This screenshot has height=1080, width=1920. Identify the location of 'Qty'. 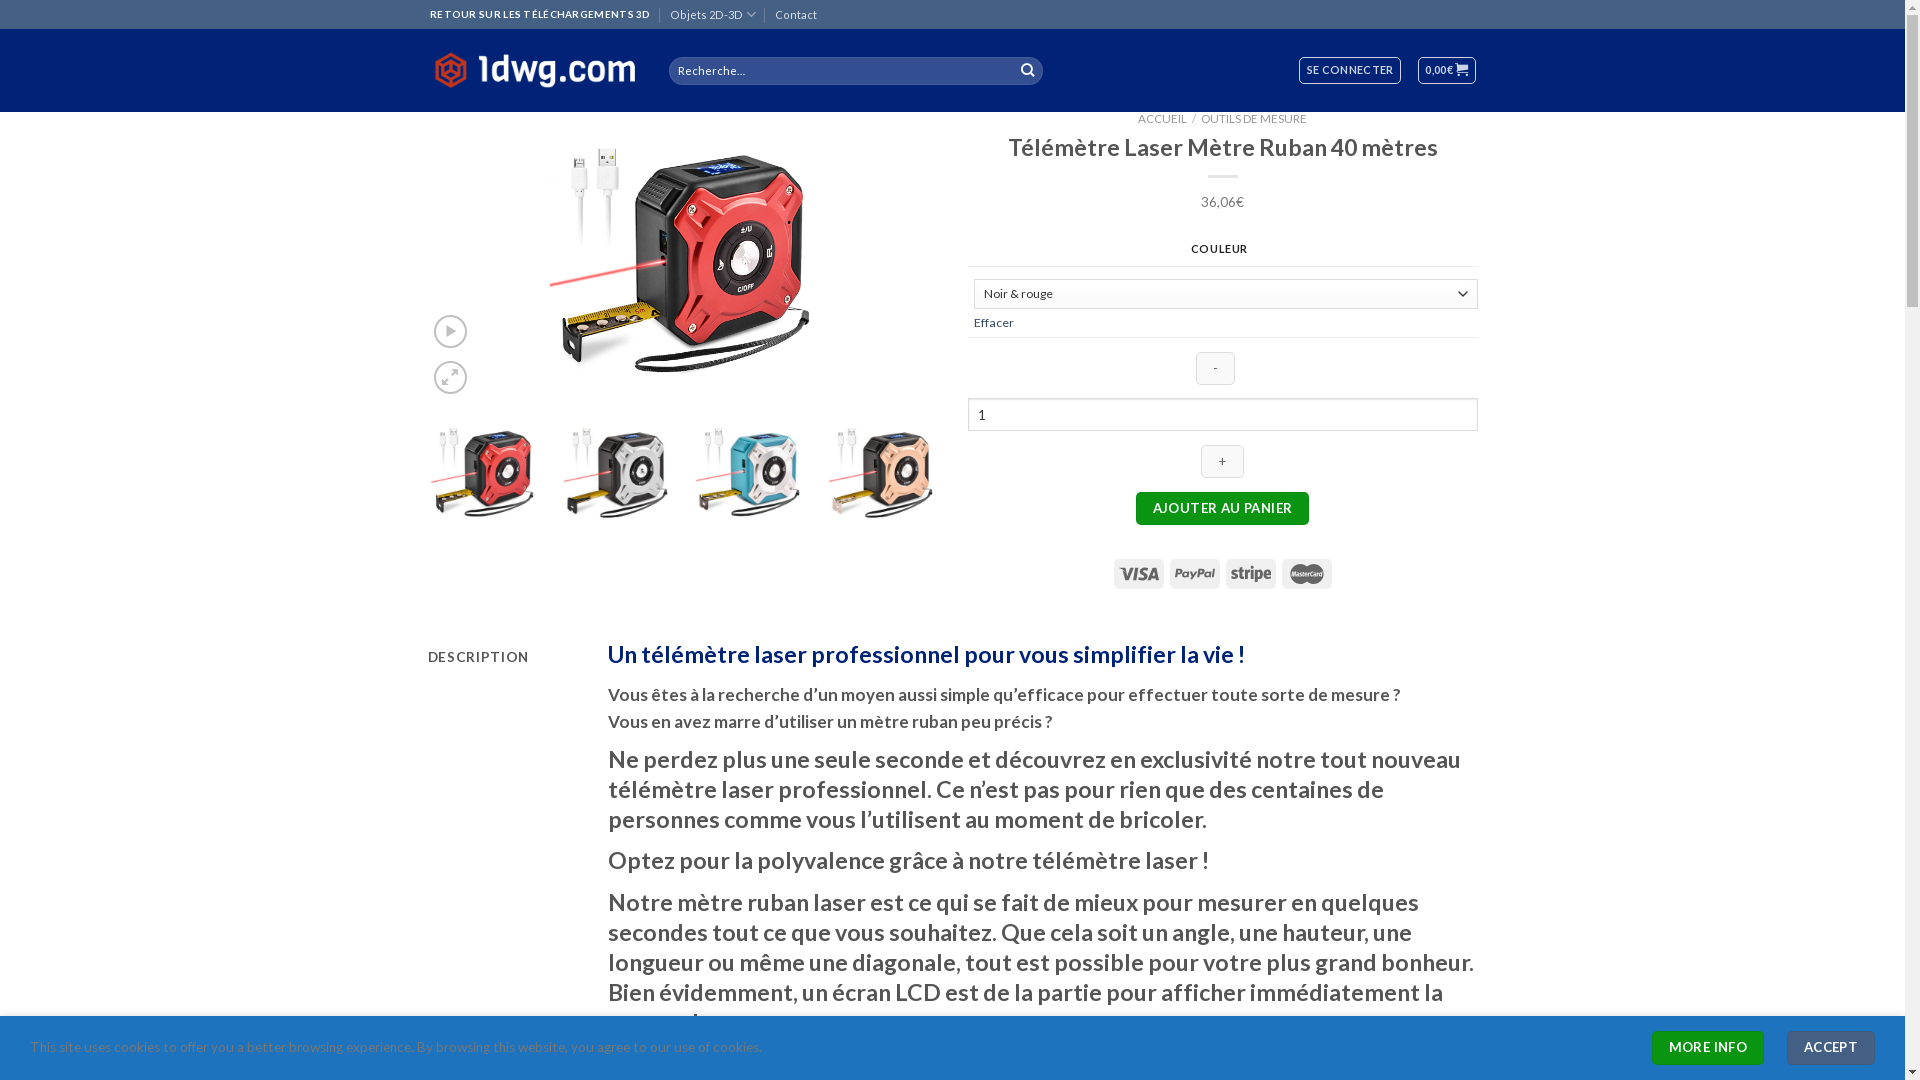
(1222, 413).